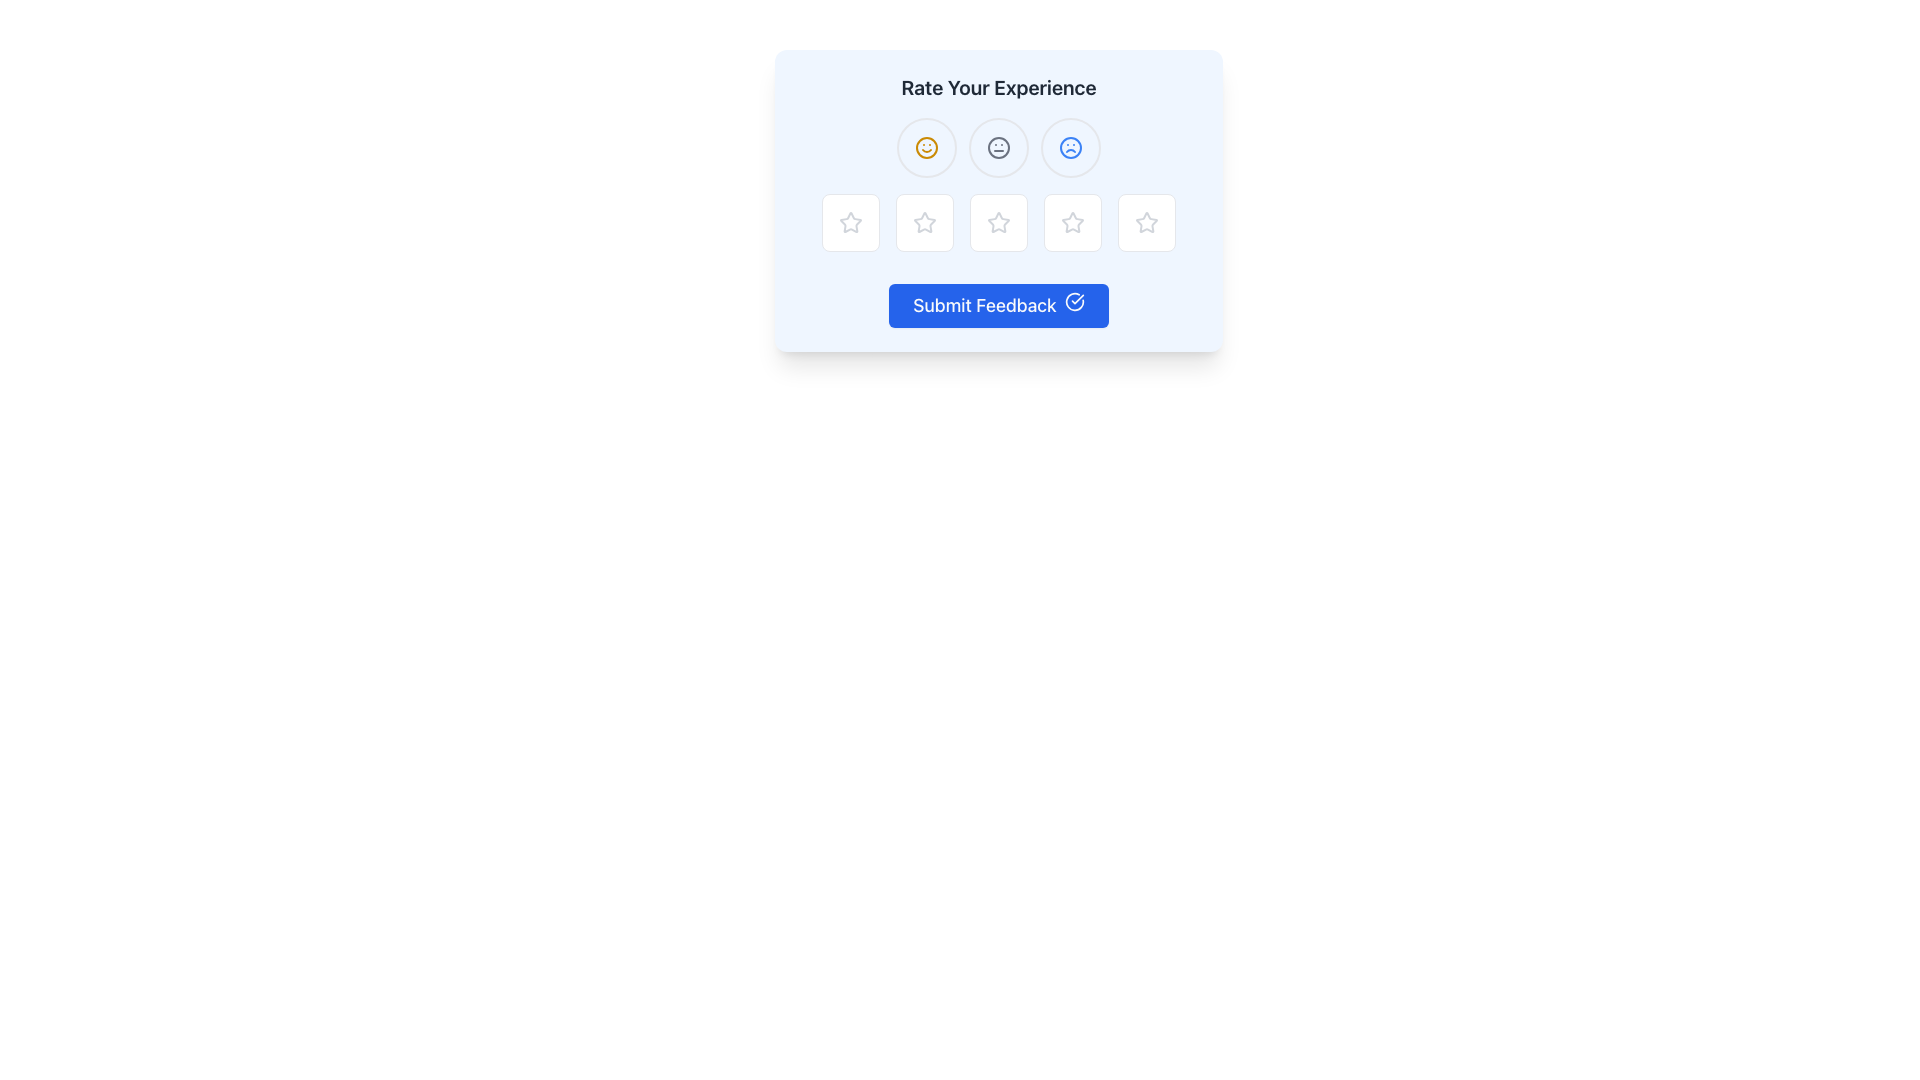 The image size is (1920, 1080). Describe the element at coordinates (1069, 146) in the screenshot. I see `the circular shape of the unhappy emoji located in the rightmost position of the three-emoji group in the 'Rate Your Experience' component` at that location.